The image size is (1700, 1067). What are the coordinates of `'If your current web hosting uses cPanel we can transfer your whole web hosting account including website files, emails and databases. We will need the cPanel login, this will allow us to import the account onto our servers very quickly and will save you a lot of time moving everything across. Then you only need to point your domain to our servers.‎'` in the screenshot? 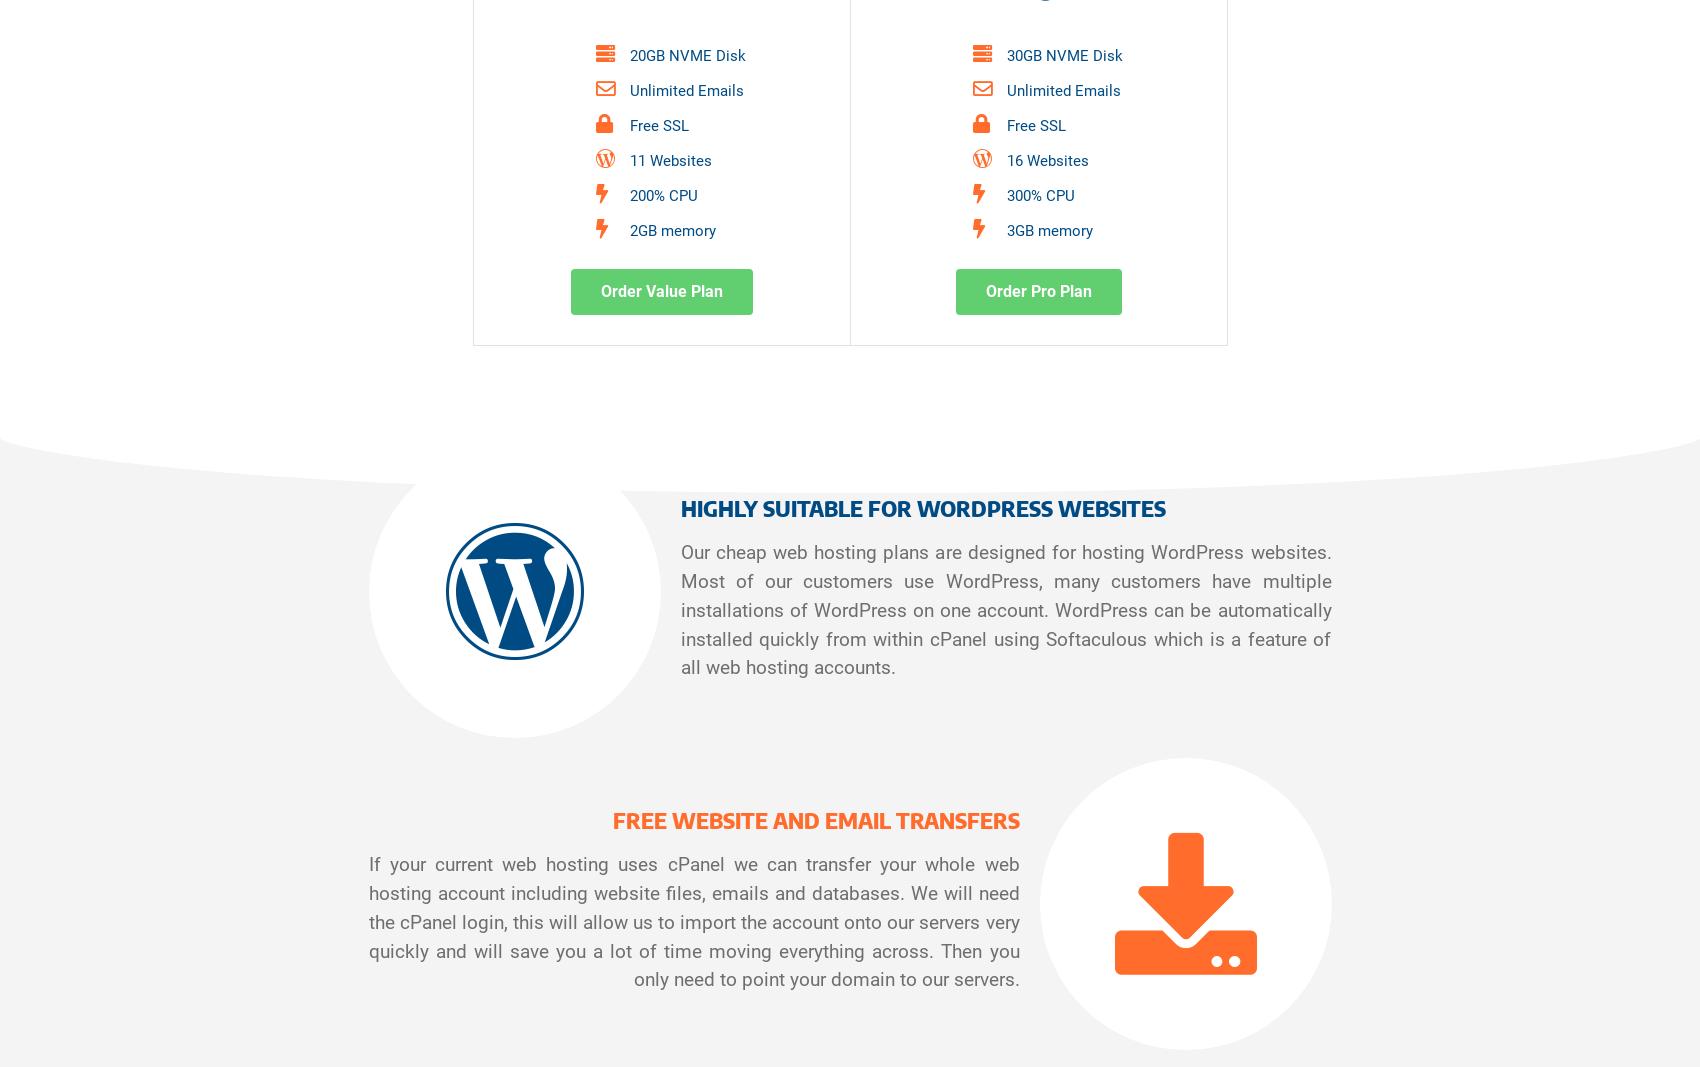 It's located at (693, 921).